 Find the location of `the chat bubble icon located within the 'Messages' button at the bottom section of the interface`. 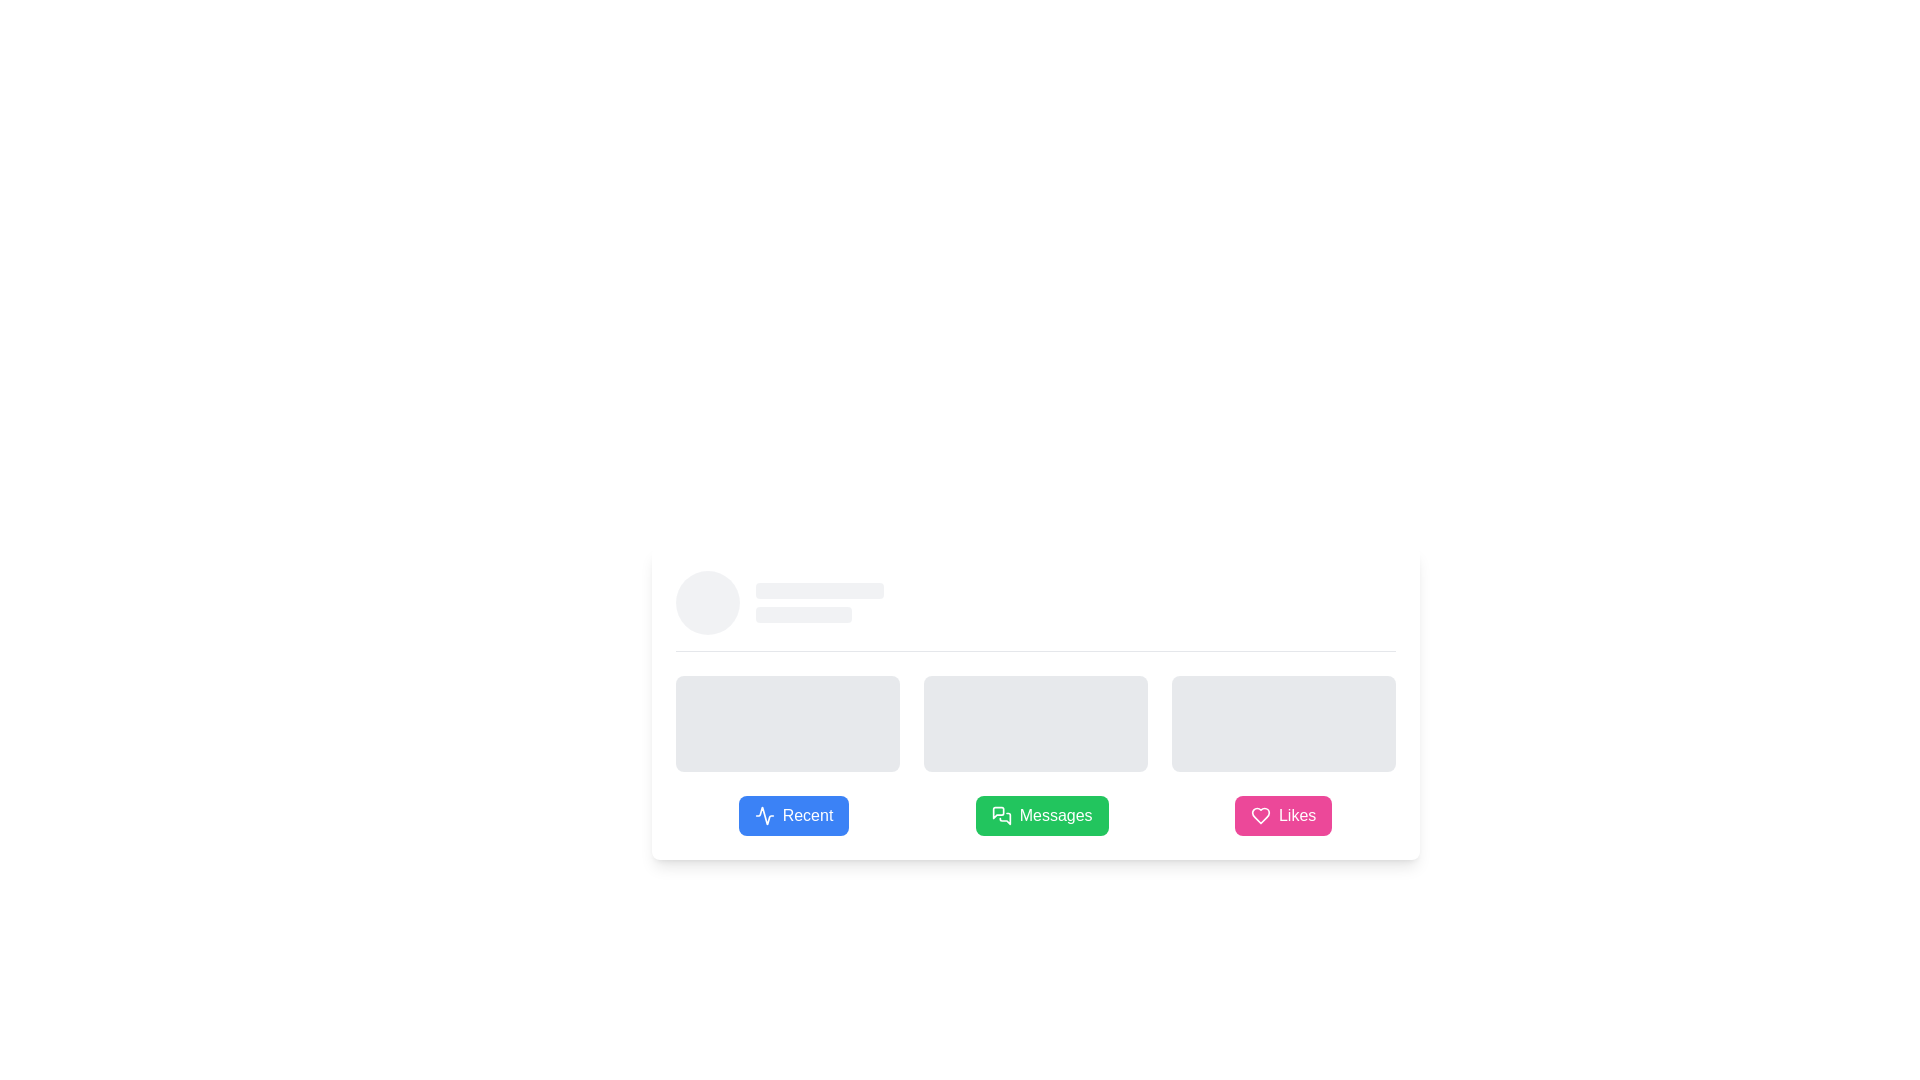

the chat bubble icon located within the 'Messages' button at the bottom section of the interface is located at coordinates (998, 813).